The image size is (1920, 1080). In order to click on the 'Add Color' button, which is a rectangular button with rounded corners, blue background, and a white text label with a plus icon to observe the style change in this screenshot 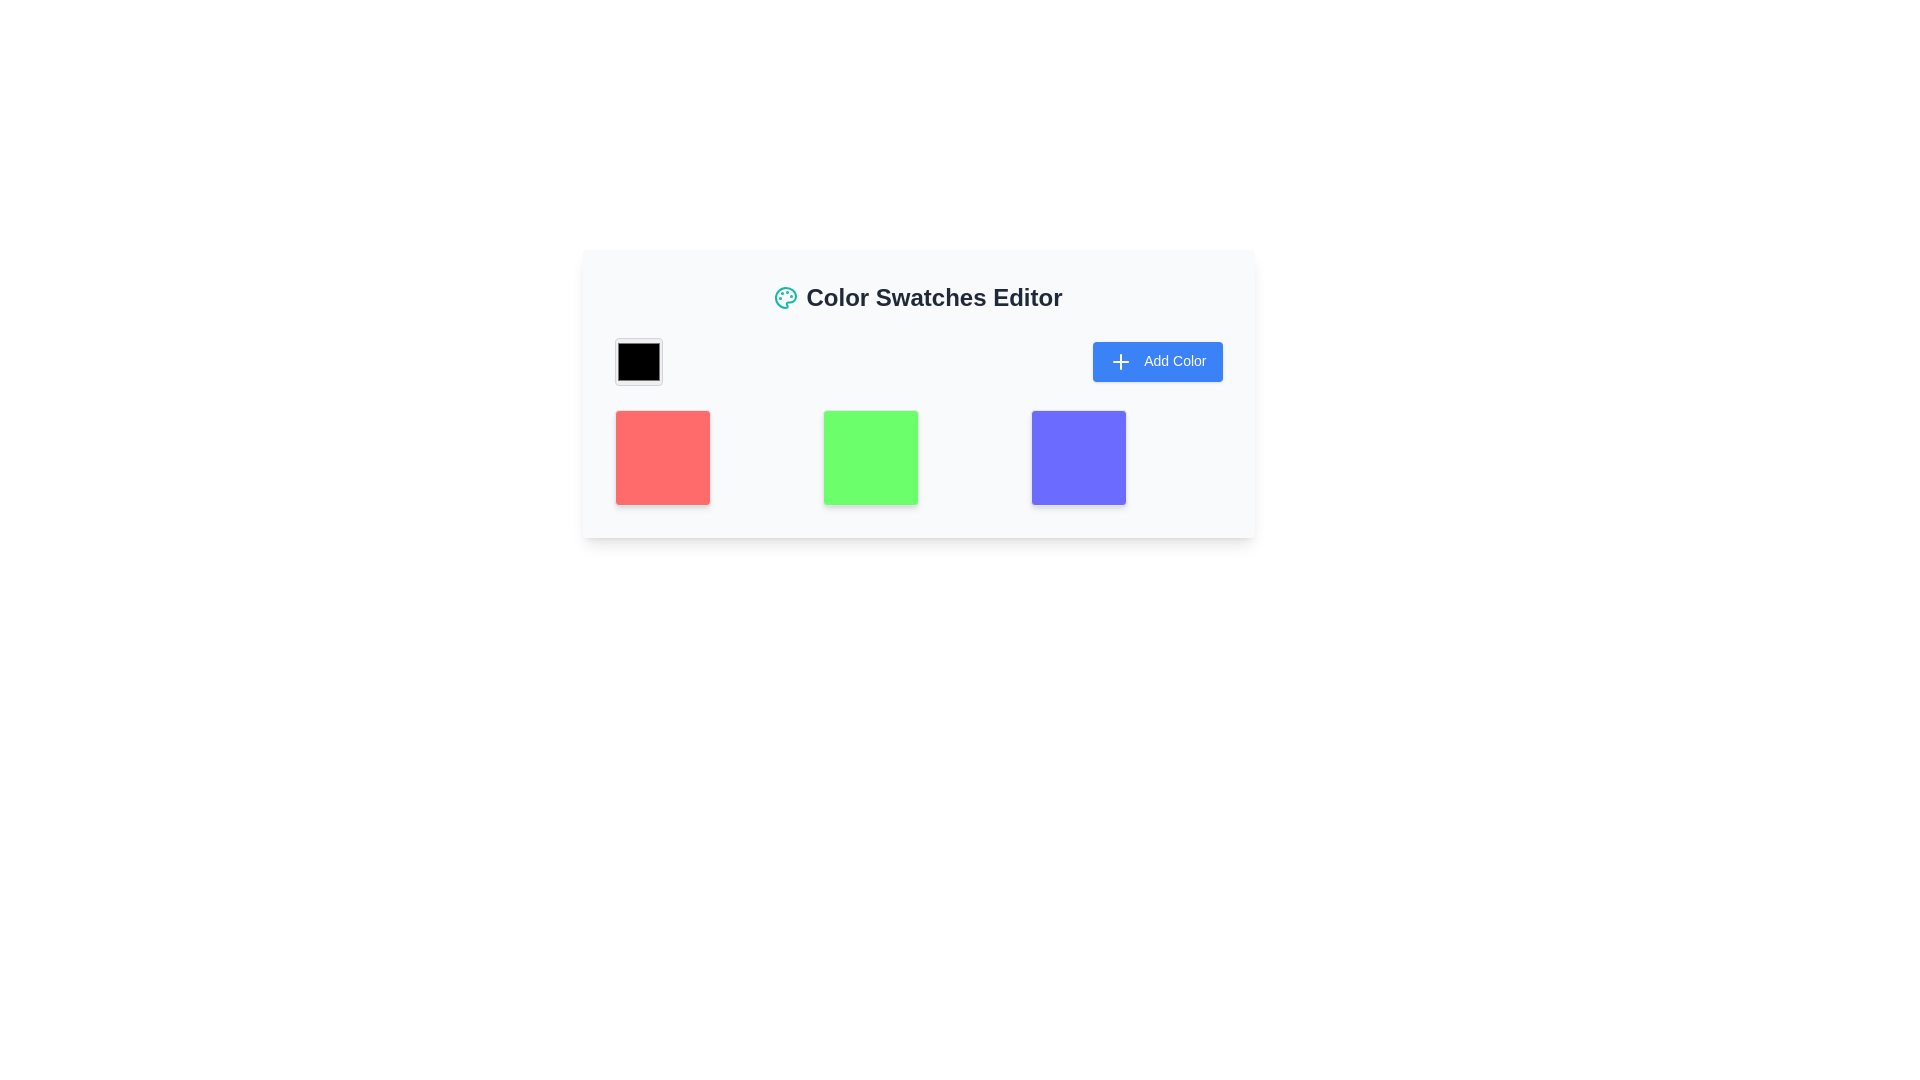, I will do `click(1157, 362)`.